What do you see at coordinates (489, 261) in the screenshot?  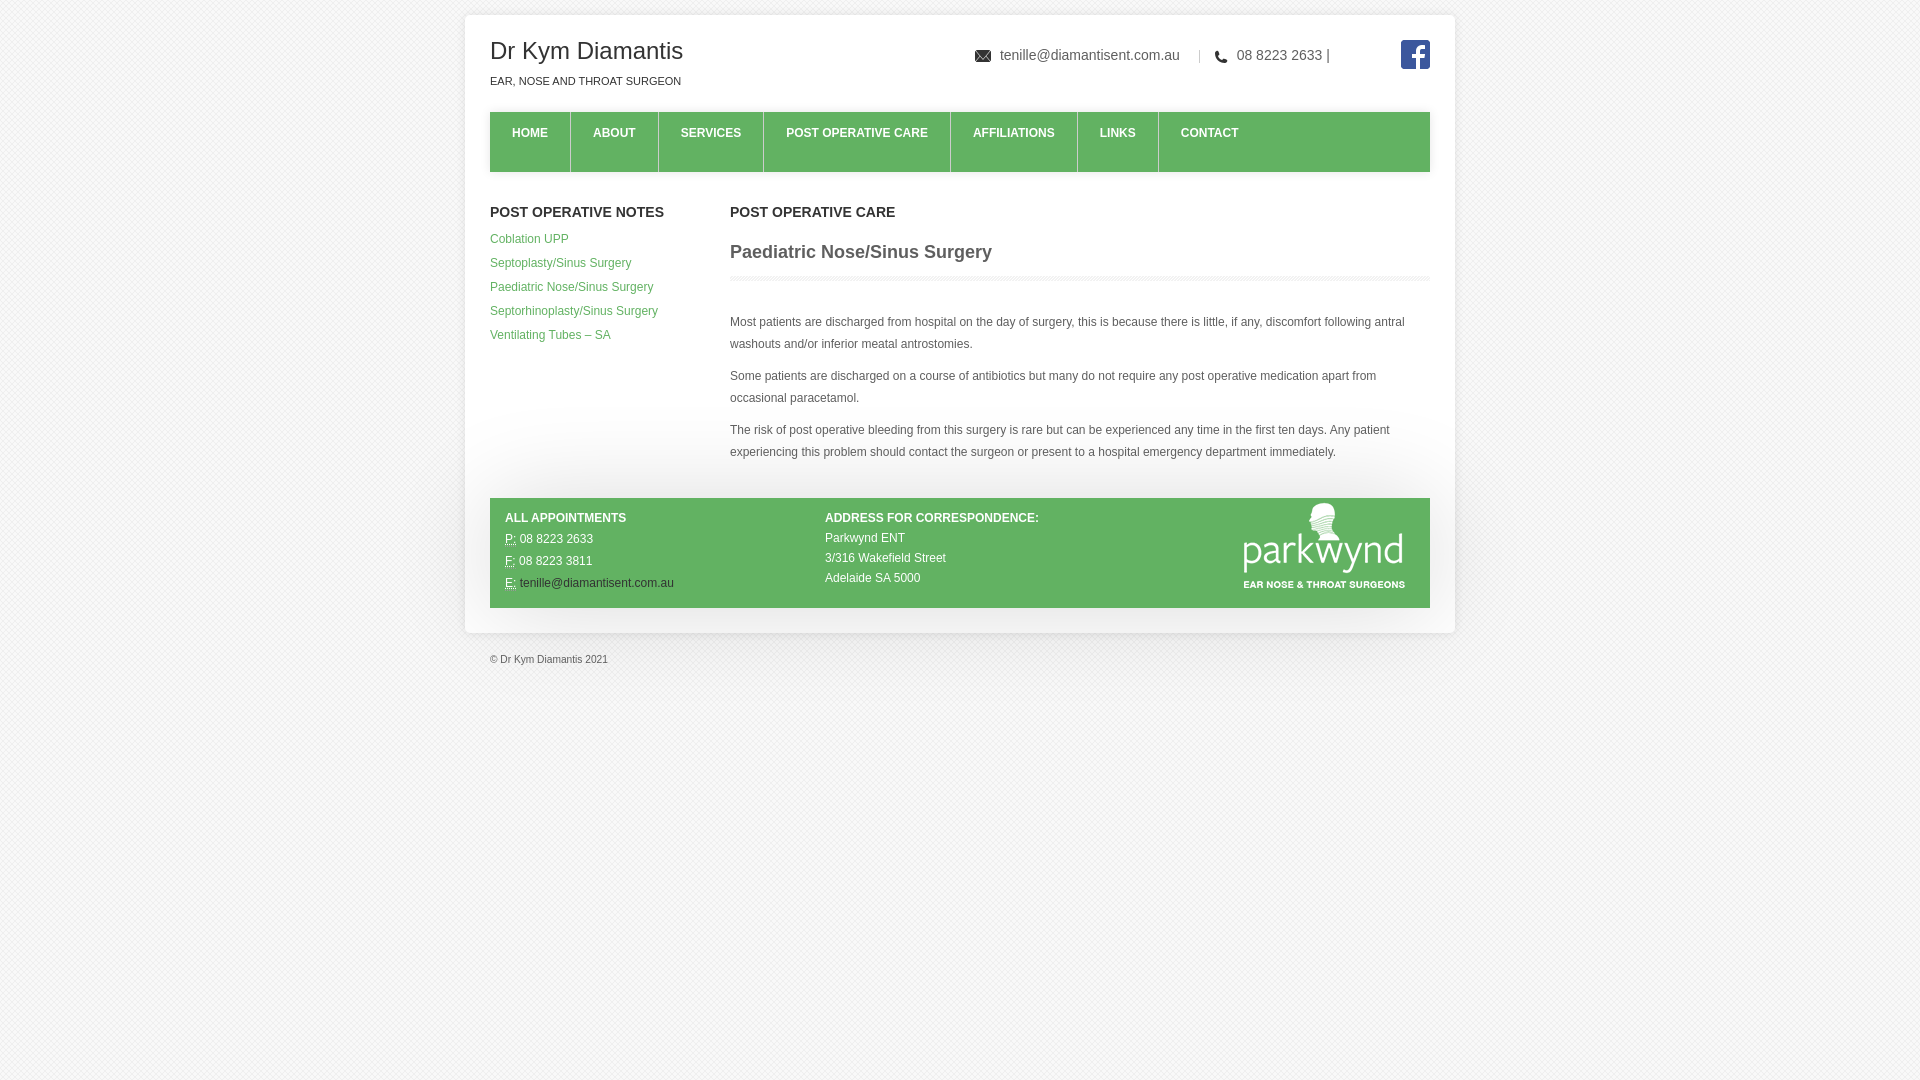 I see `'Septoplasty/Sinus Surgery'` at bounding box center [489, 261].